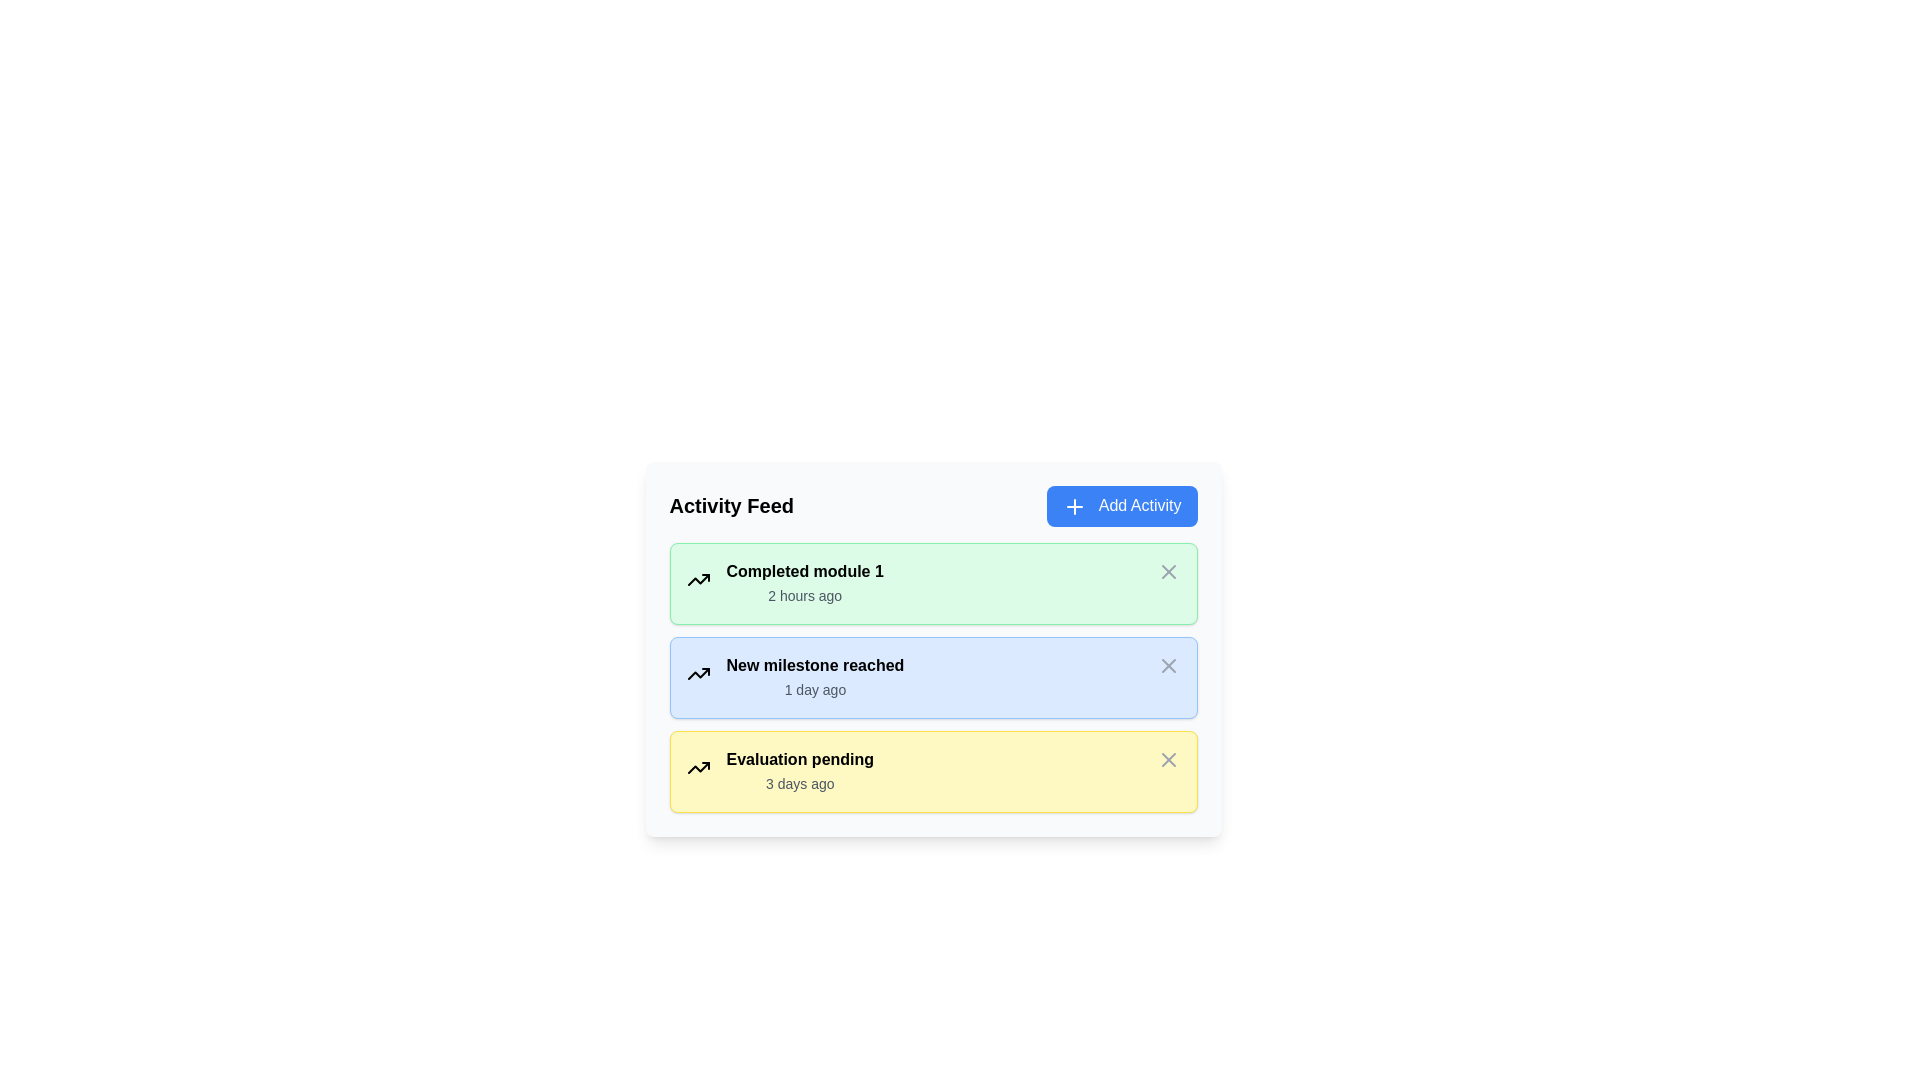 This screenshot has height=1080, width=1920. What do you see at coordinates (698, 579) in the screenshot?
I see `the progress icon located at the top left corner of the 'Completed module 1', which visually represents progress or achievement` at bounding box center [698, 579].